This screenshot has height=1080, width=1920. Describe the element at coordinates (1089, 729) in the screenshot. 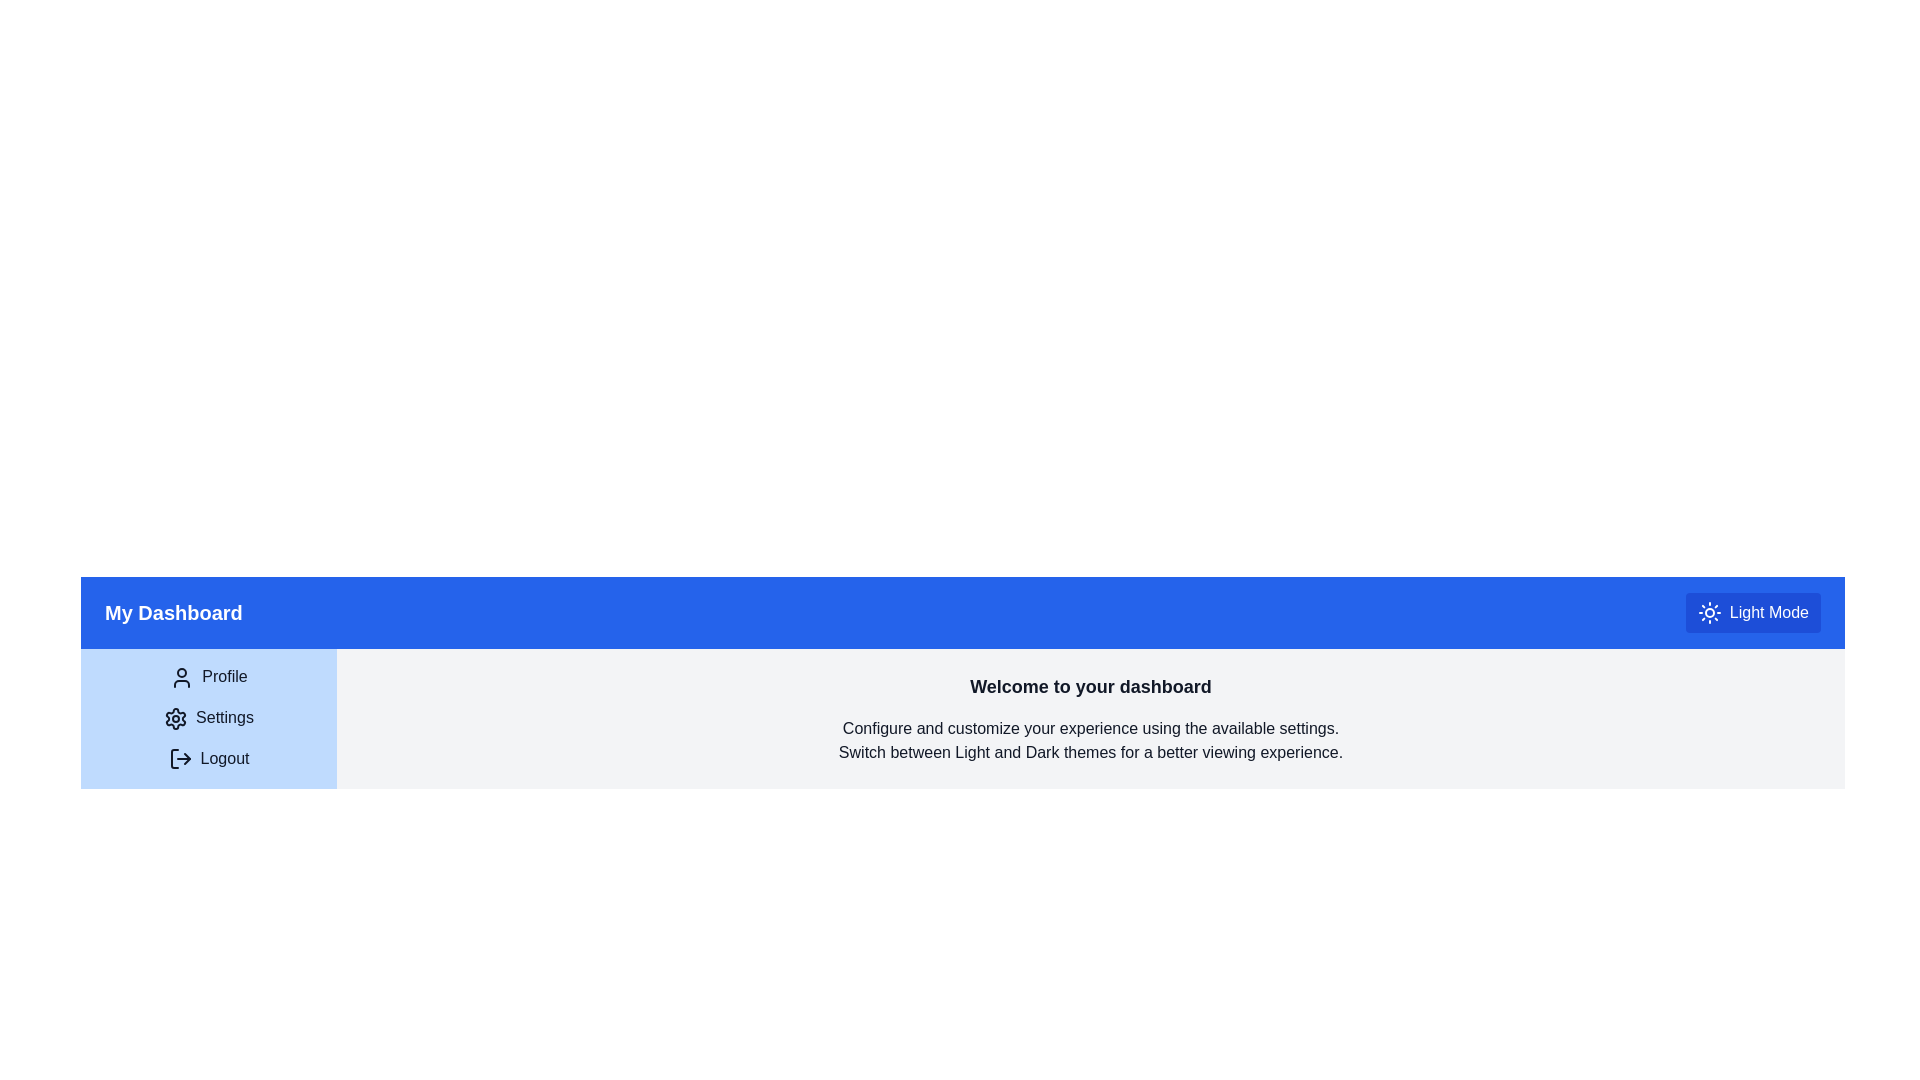

I see `the first text label providing instructions or information about customization settings, located directly below the 'Welcome to your dashboard' heading` at that location.